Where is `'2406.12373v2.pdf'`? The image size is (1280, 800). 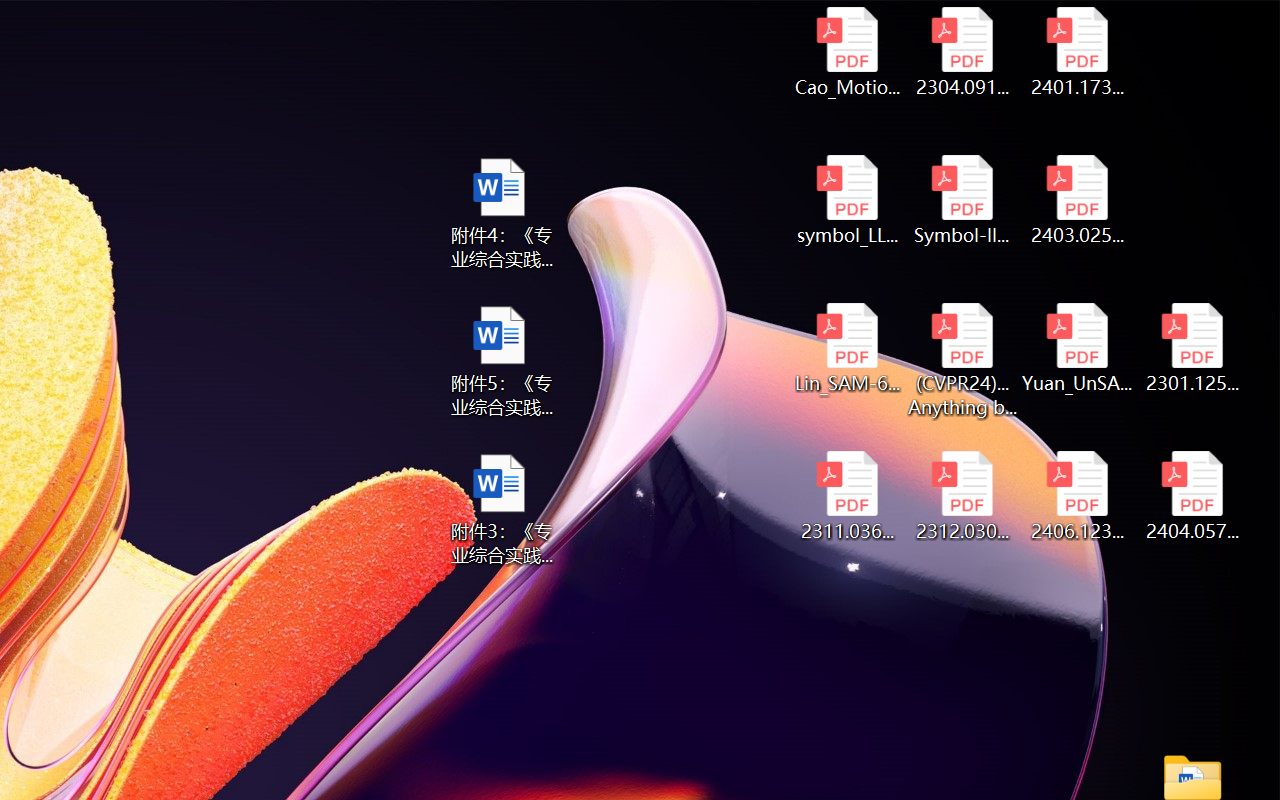
'2406.12373v2.pdf' is located at coordinates (1076, 496).